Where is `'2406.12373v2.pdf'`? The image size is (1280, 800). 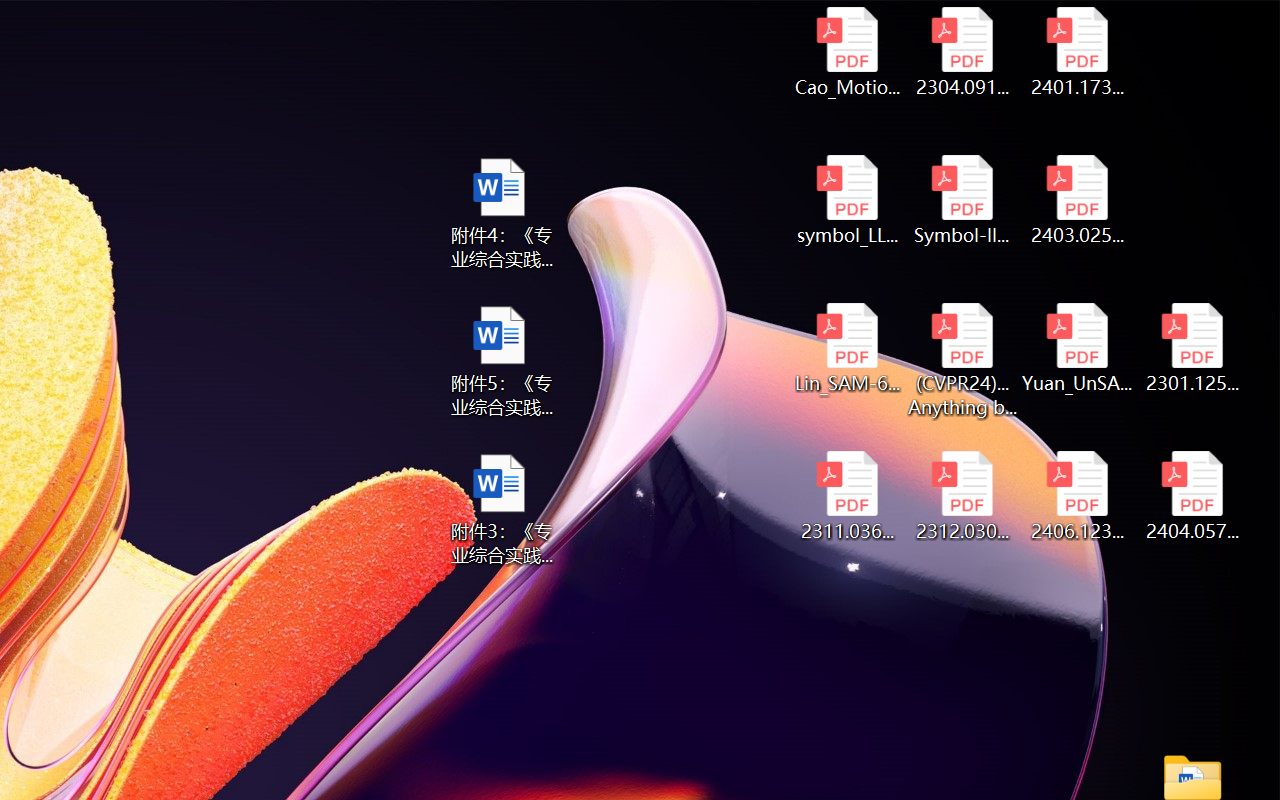
'2406.12373v2.pdf' is located at coordinates (1076, 496).